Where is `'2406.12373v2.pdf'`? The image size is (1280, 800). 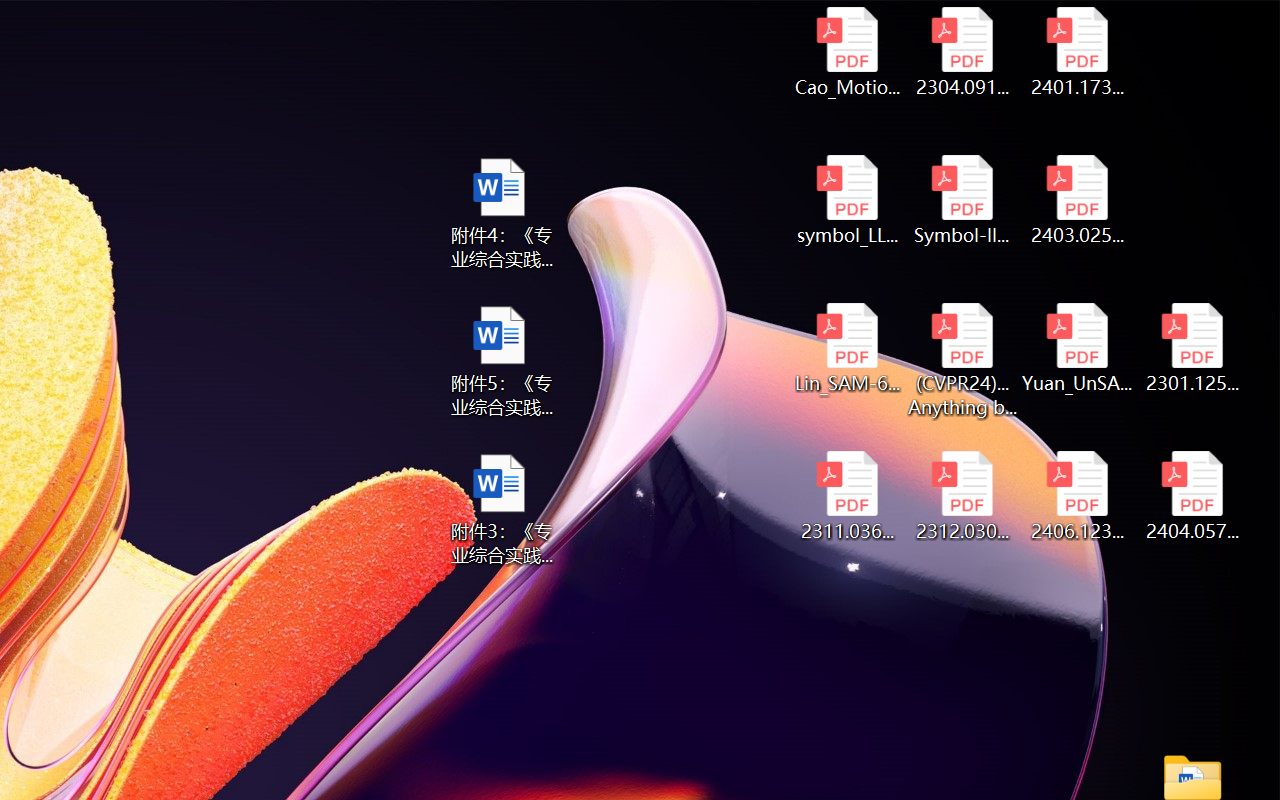
'2406.12373v2.pdf' is located at coordinates (1076, 496).